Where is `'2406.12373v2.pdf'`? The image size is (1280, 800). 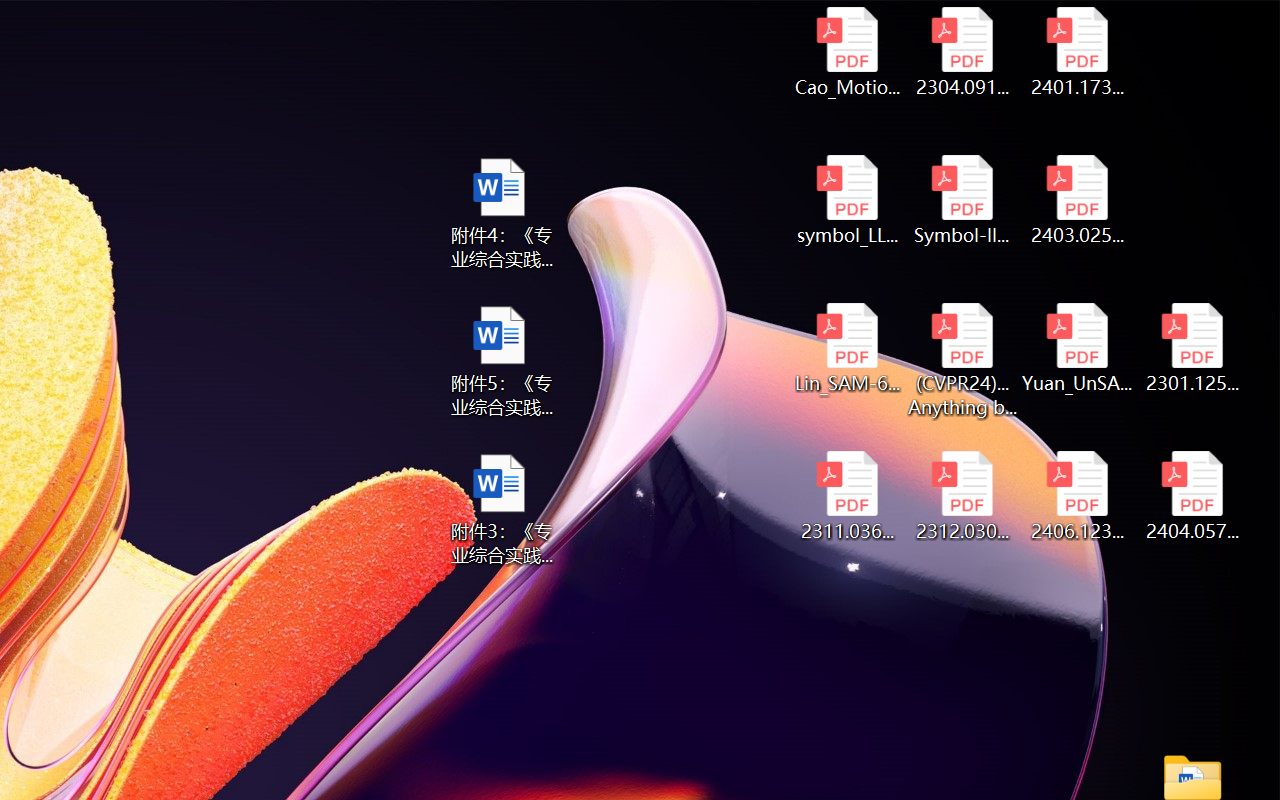
'2406.12373v2.pdf' is located at coordinates (1076, 496).